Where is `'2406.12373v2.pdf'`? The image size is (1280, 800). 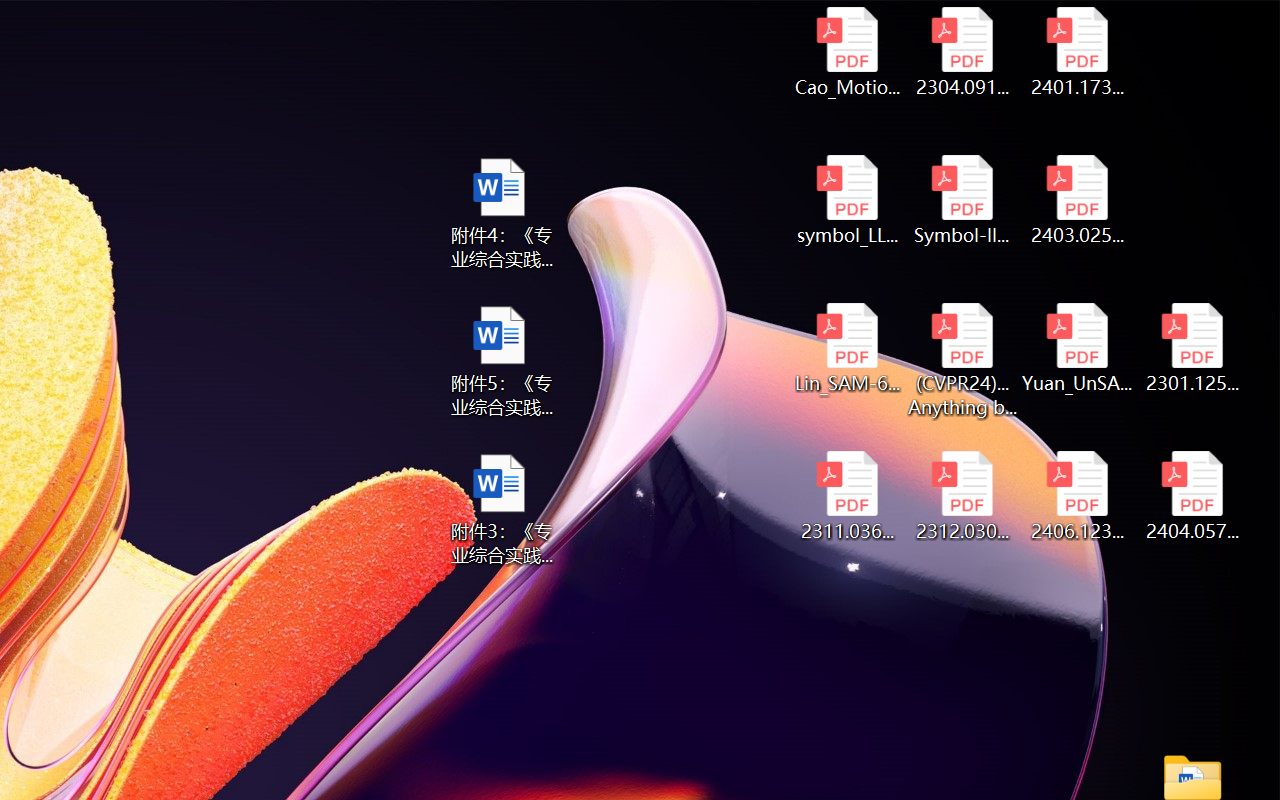
'2406.12373v2.pdf' is located at coordinates (1076, 496).